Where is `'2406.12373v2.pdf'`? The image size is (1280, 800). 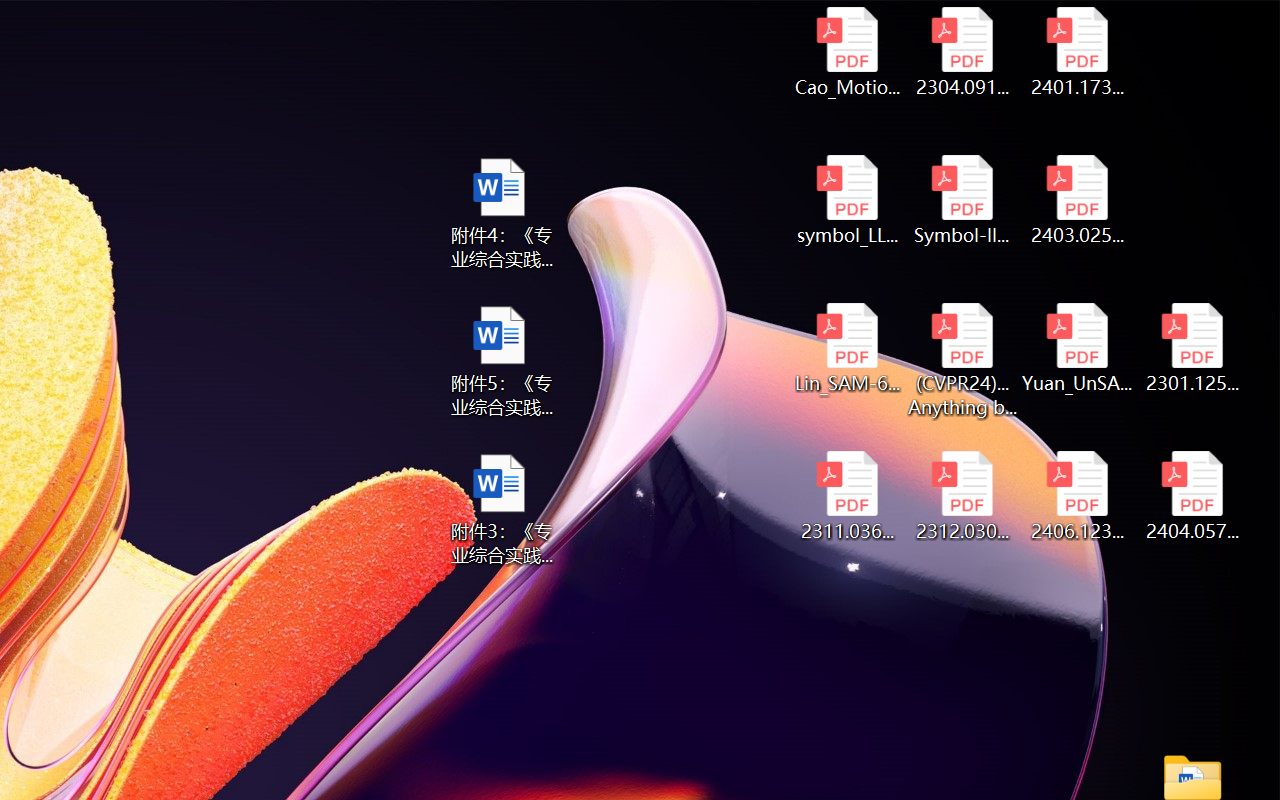
'2406.12373v2.pdf' is located at coordinates (1076, 496).